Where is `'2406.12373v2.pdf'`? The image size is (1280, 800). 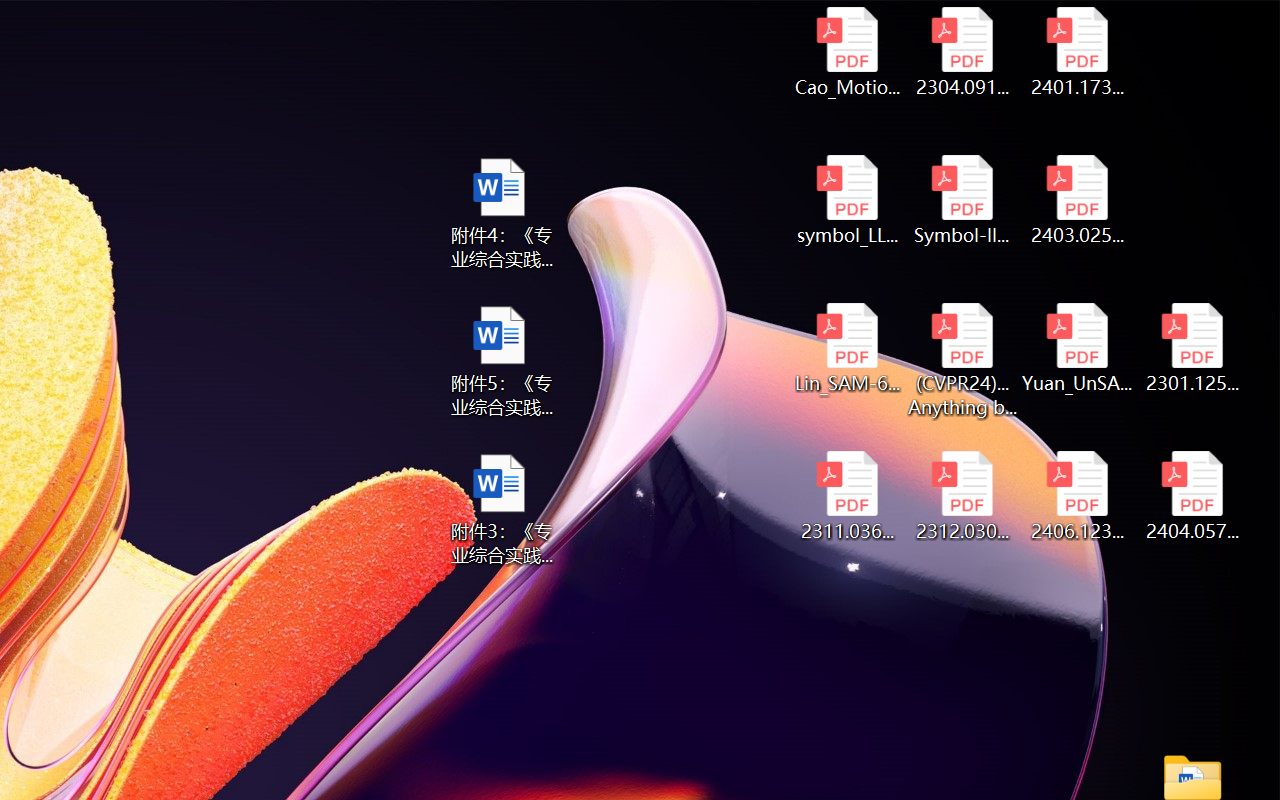
'2406.12373v2.pdf' is located at coordinates (1076, 496).